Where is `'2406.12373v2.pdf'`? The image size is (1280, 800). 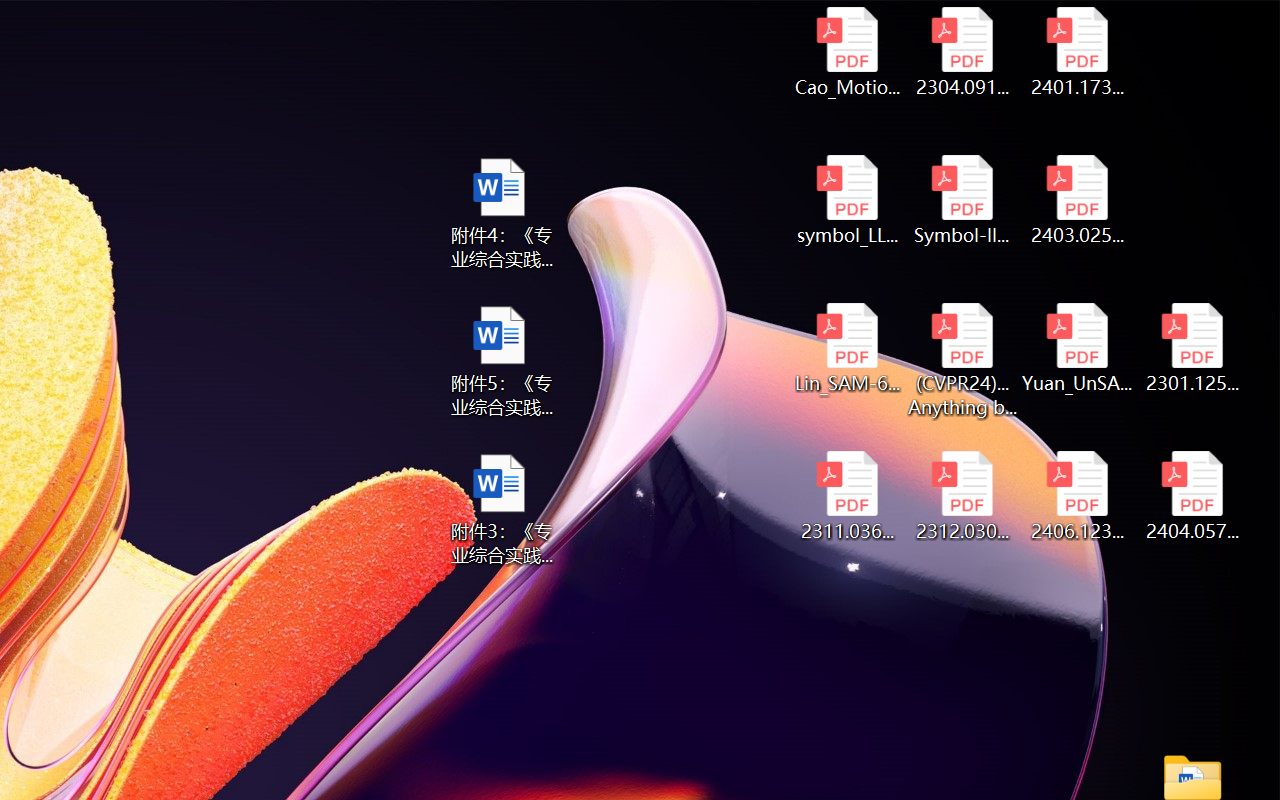
'2406.12373v2.pdf' is located at coordinates (1076, 496).